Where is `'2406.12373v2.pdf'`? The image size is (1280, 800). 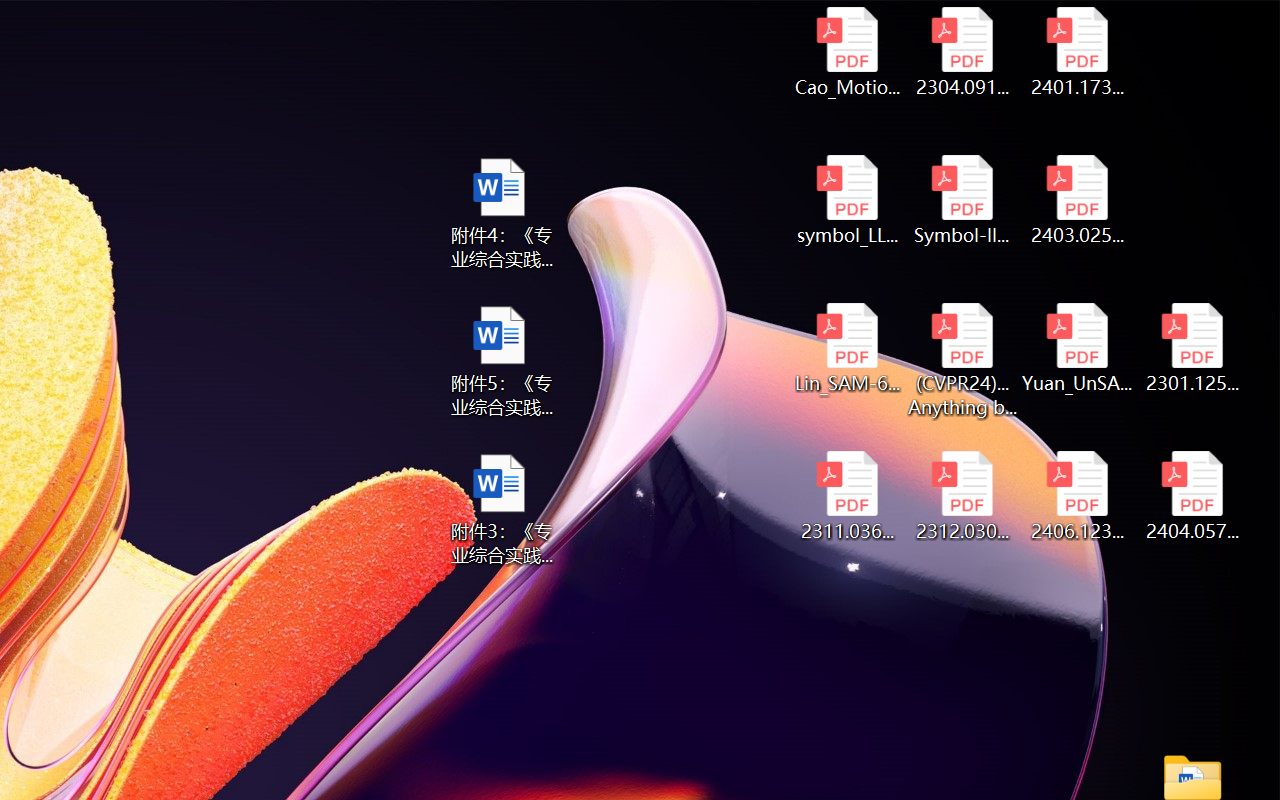
'2406.12373v2.pdf' is located at coordinates (1076, 496).